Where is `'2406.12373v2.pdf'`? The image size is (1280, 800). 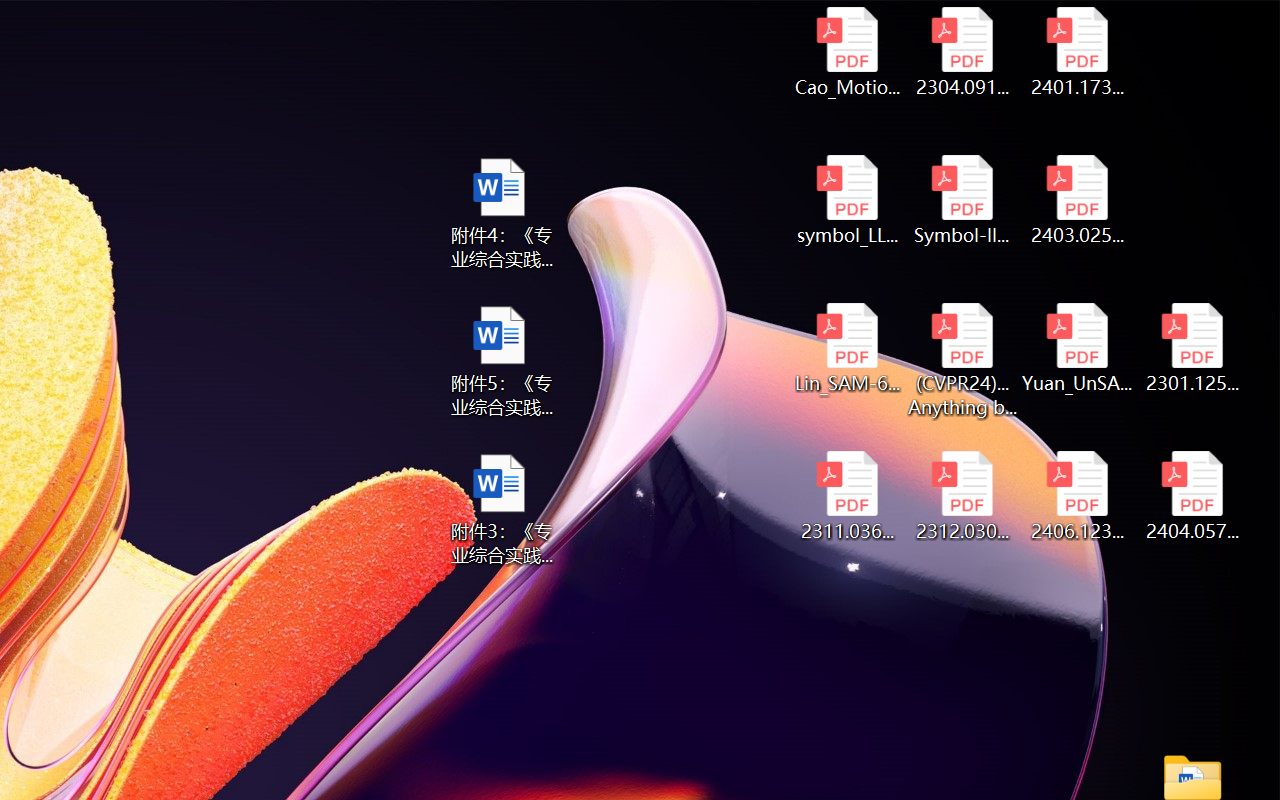
'2406.12373v2.pdf' is located at coordinates (1076, 496).